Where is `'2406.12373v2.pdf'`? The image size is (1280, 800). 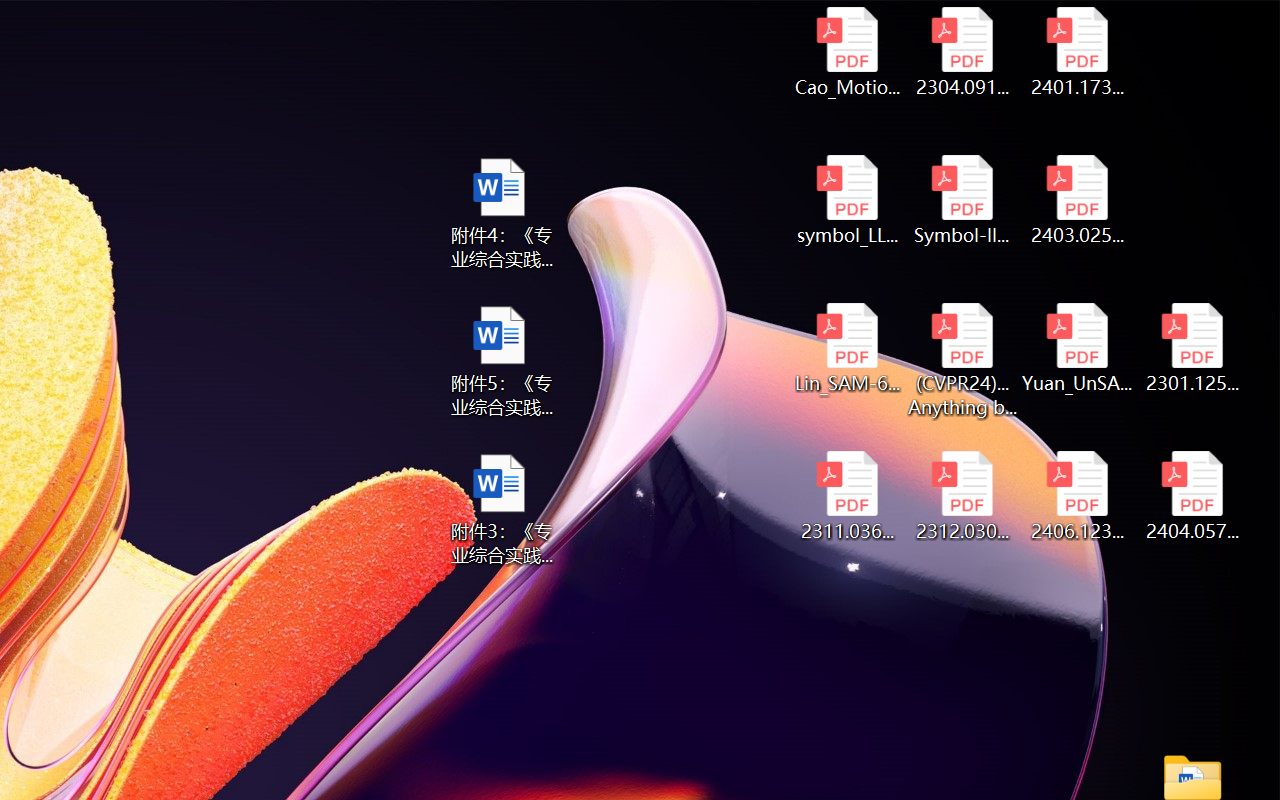
'2406.12373v2.pdf' is located at coordinates (1076, 496).